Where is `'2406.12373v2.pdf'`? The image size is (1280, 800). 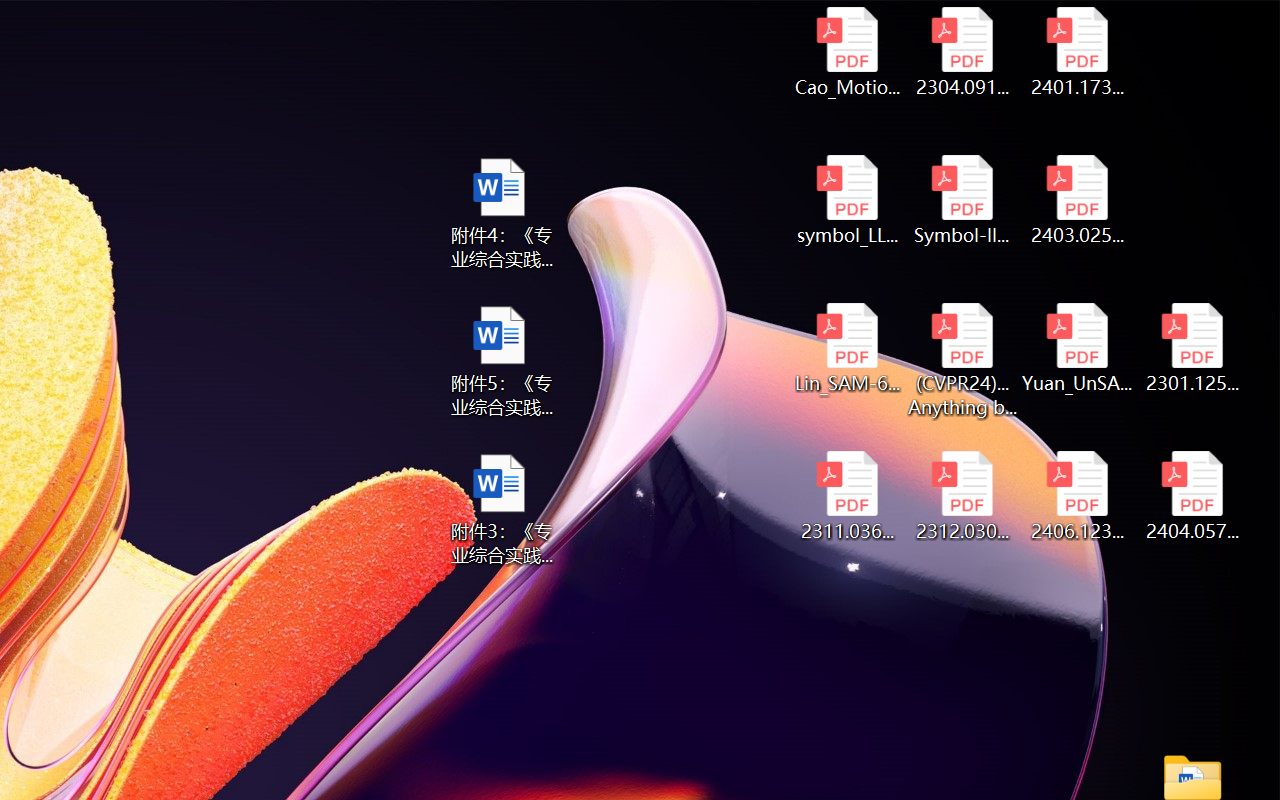
'2406.12373v2.pdf' is located at coordinates (1076, 496).